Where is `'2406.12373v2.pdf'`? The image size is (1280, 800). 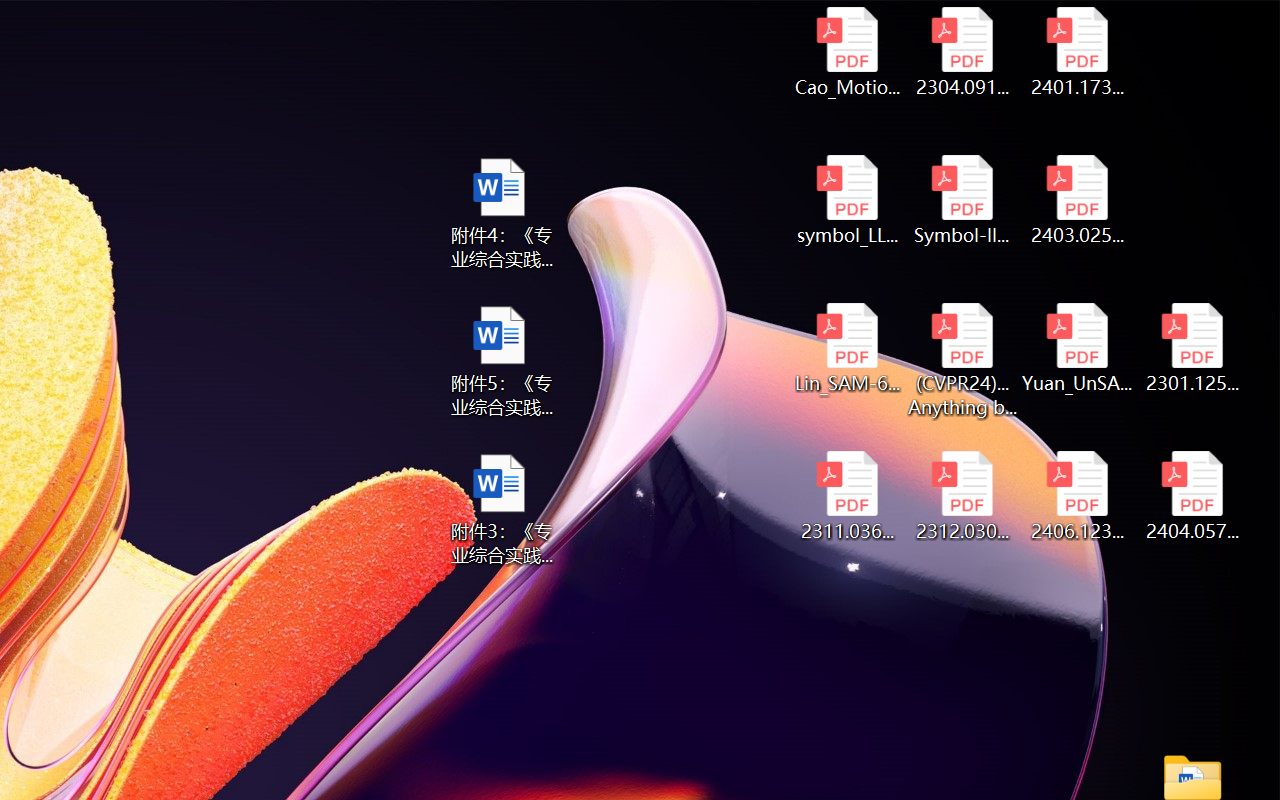
'2406.12373v2.pdf' is located at coordinates (1076, 496).